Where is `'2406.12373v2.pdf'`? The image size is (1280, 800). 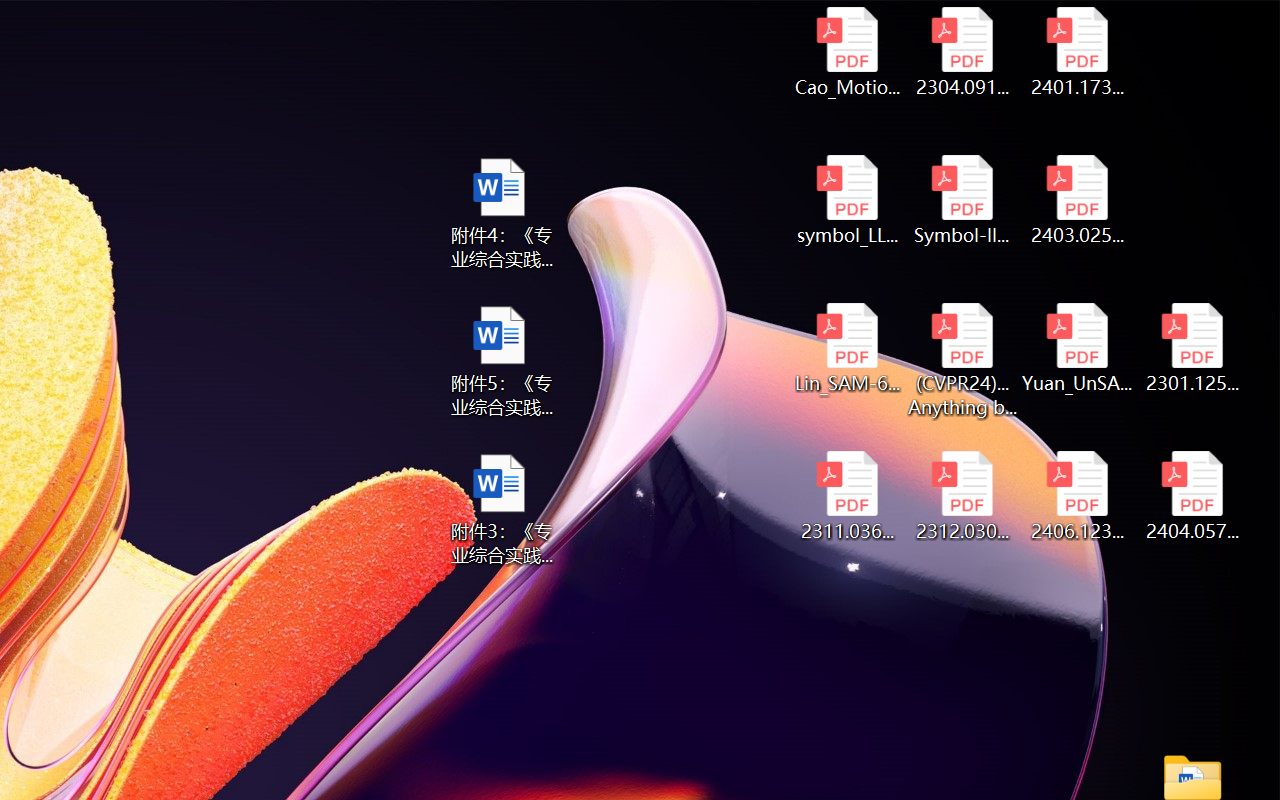
'2406.12373v2.pdf' is located at coordinates (1076, 496).